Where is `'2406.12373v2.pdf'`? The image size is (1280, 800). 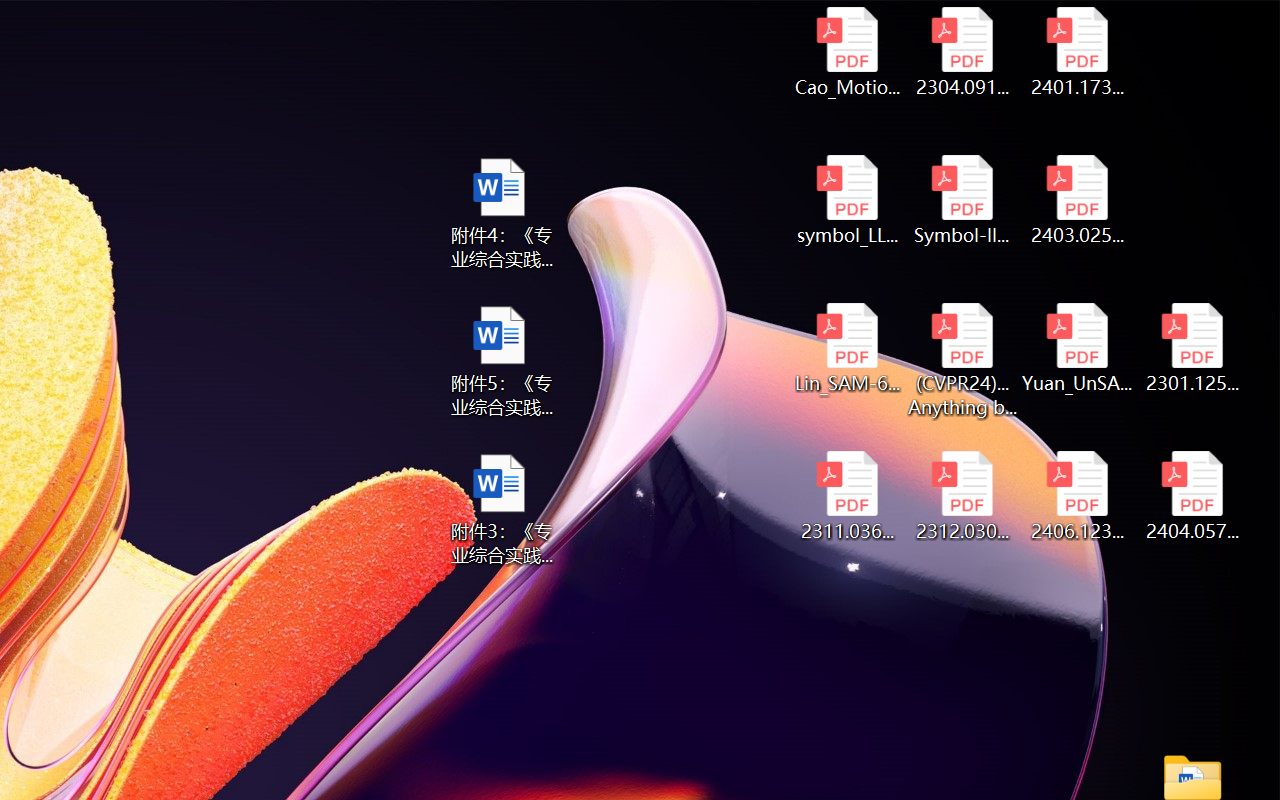
'2406.12373v2.pdf' is located at coordinates (1076, 496).